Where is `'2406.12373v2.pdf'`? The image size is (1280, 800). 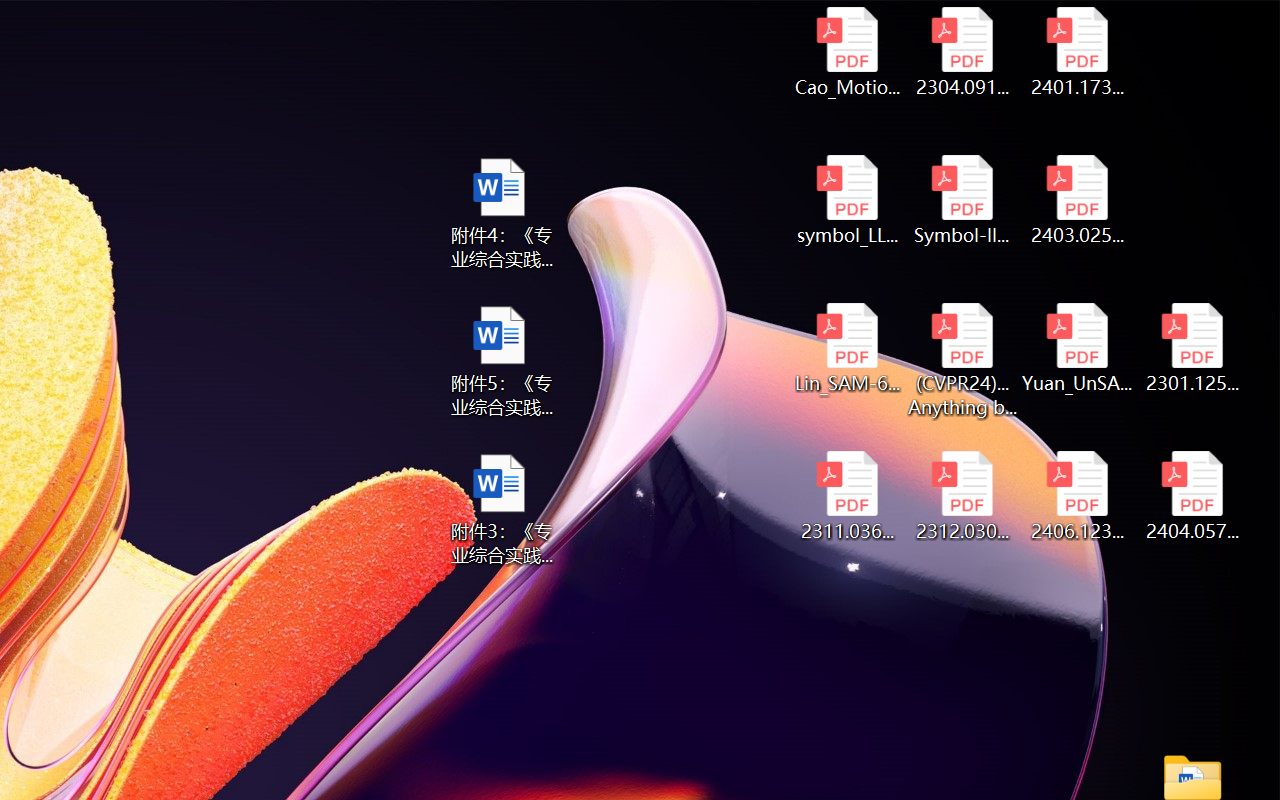
'2406.12373v2.pdf' is located at coordinates (1076, 496).